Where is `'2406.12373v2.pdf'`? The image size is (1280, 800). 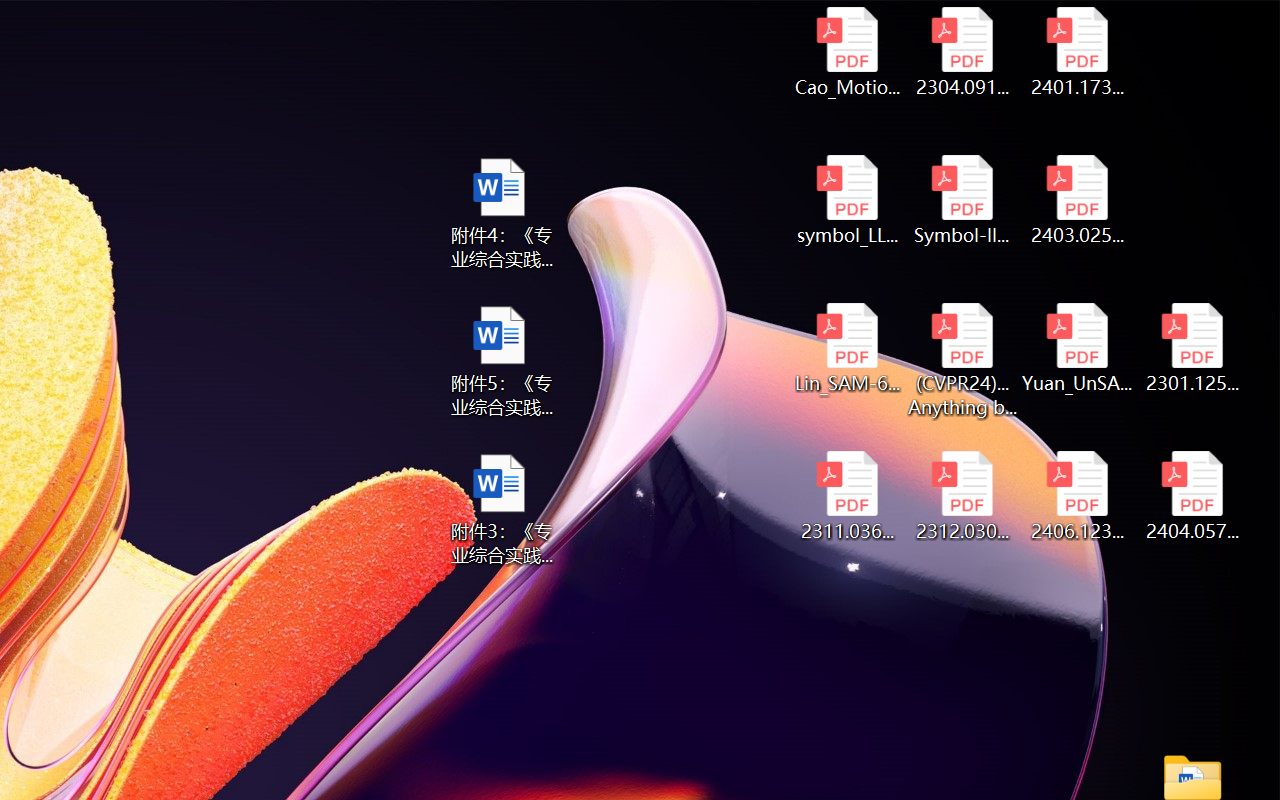
'2406.12373v2.pdf' is located at coordinates (1076, 496).